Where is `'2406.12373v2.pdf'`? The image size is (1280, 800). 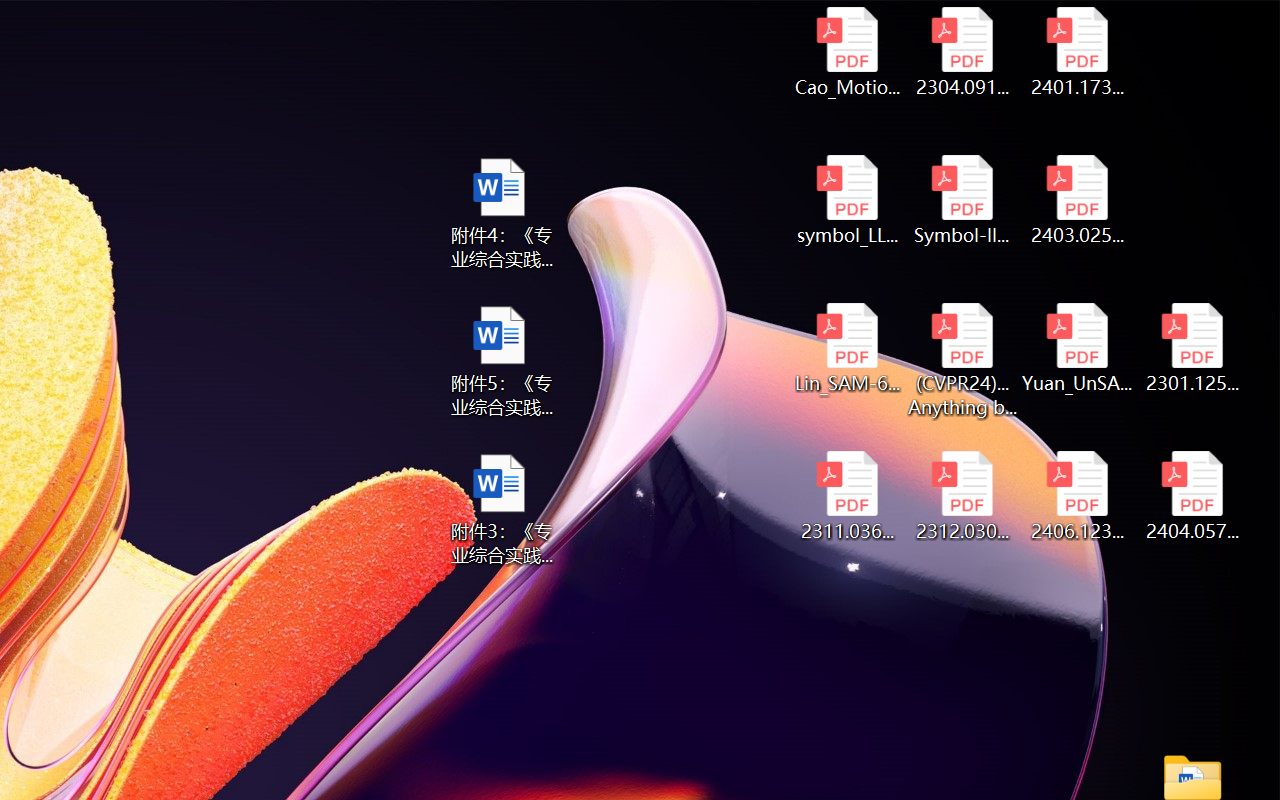
'2406.12373v2.pdf' is located at coordinates (1076, 496).